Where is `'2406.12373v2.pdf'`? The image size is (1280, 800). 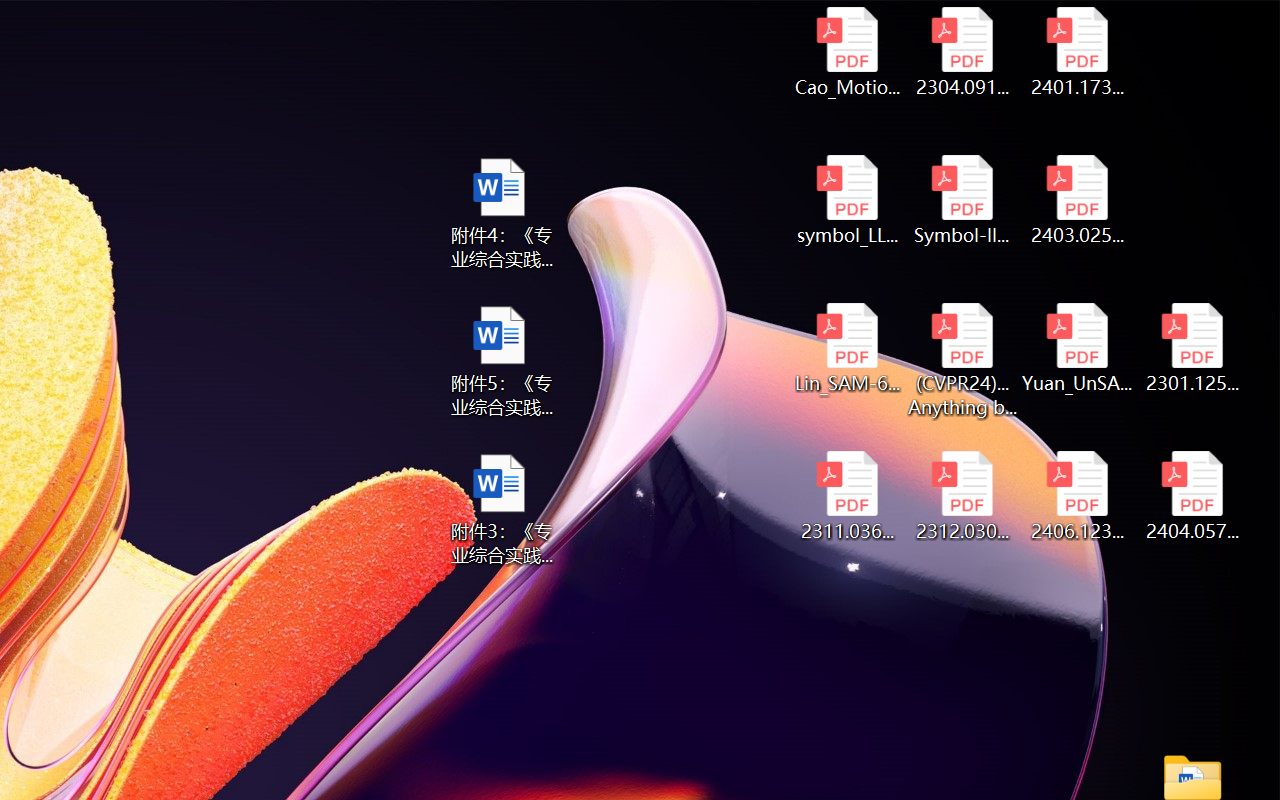
'2406.12373v2.pdf' is located at coordinates (1076, 496).